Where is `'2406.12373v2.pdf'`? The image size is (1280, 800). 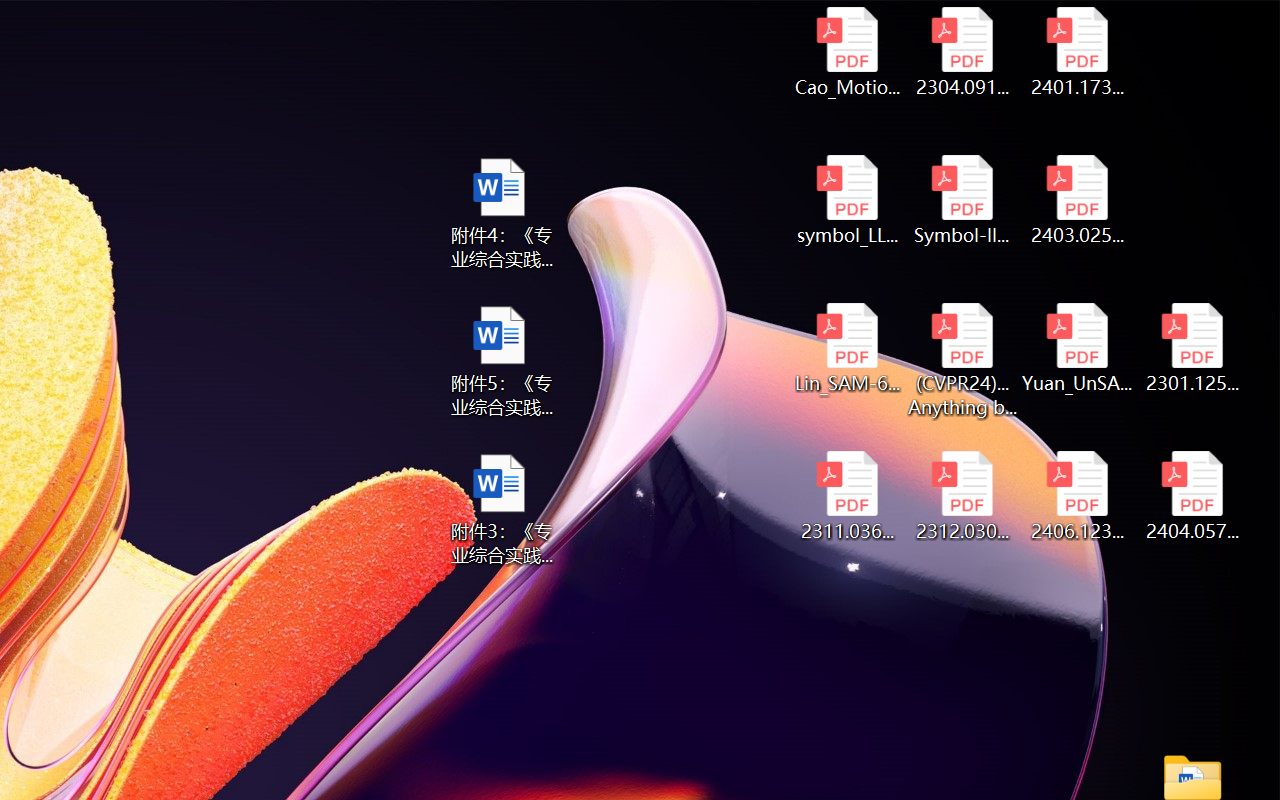
'2406.12373v2.pdf' is located at coordinates (1076, 496).